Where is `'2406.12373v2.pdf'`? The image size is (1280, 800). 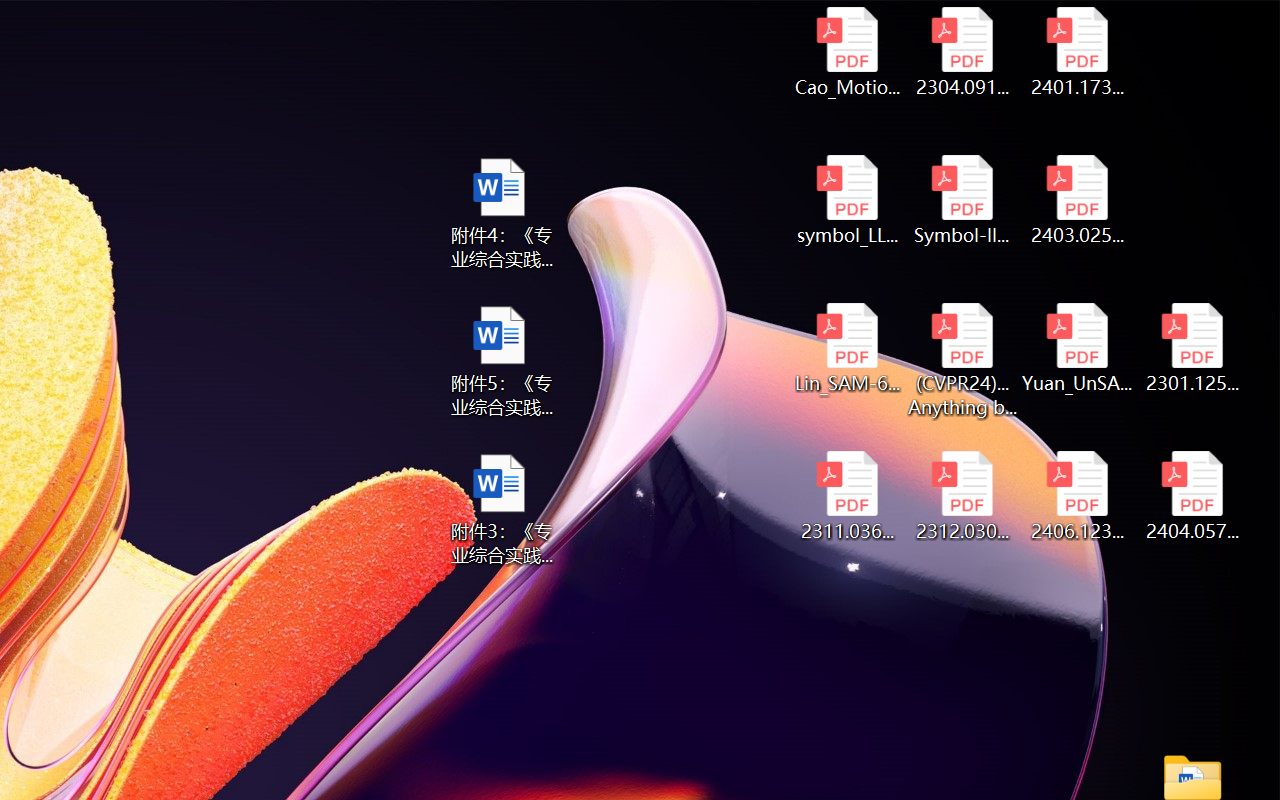
'2406.12373v2.pdf' is located at coordinates (1076, 496).